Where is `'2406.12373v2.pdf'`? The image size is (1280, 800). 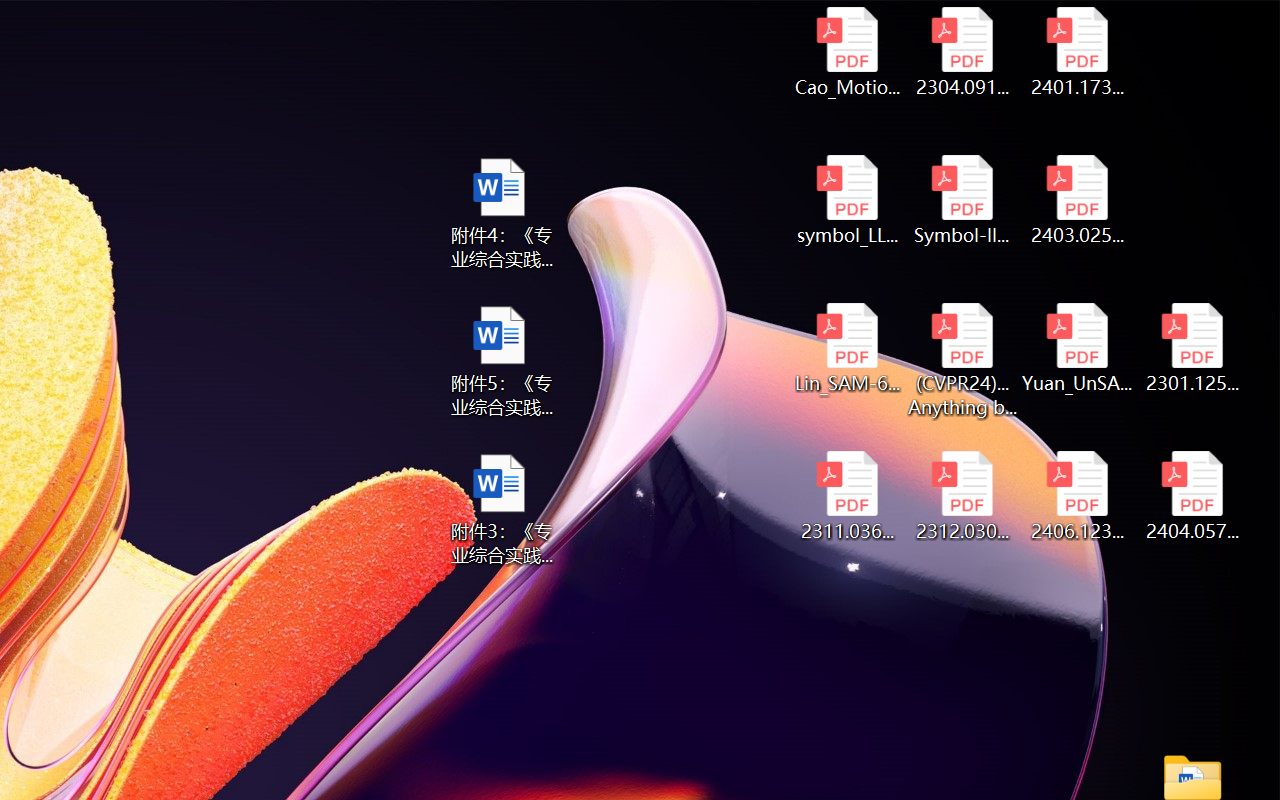
'2406.12373v2.pdf' is located at coordinates (1076, 496).